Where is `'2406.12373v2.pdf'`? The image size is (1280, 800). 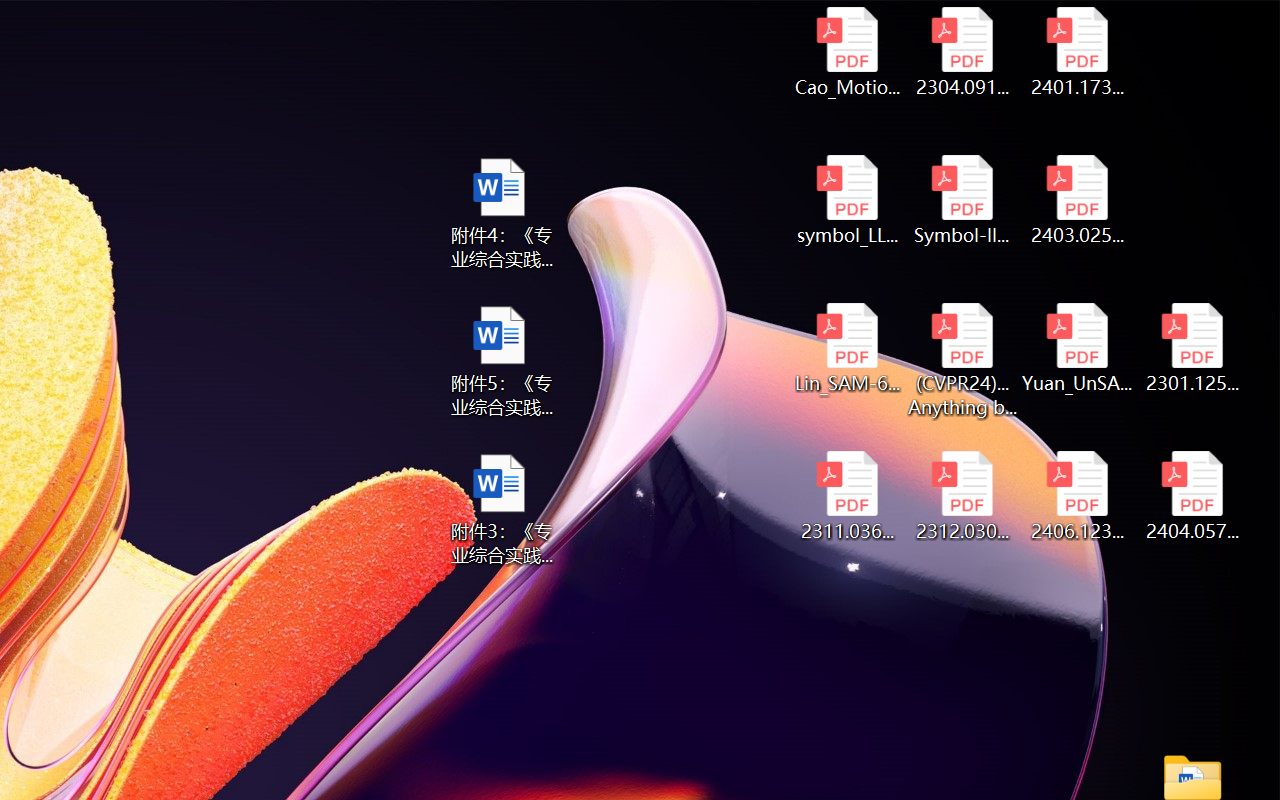
'2406.12373v2.pdf' is located at coordinates (1076, 496).